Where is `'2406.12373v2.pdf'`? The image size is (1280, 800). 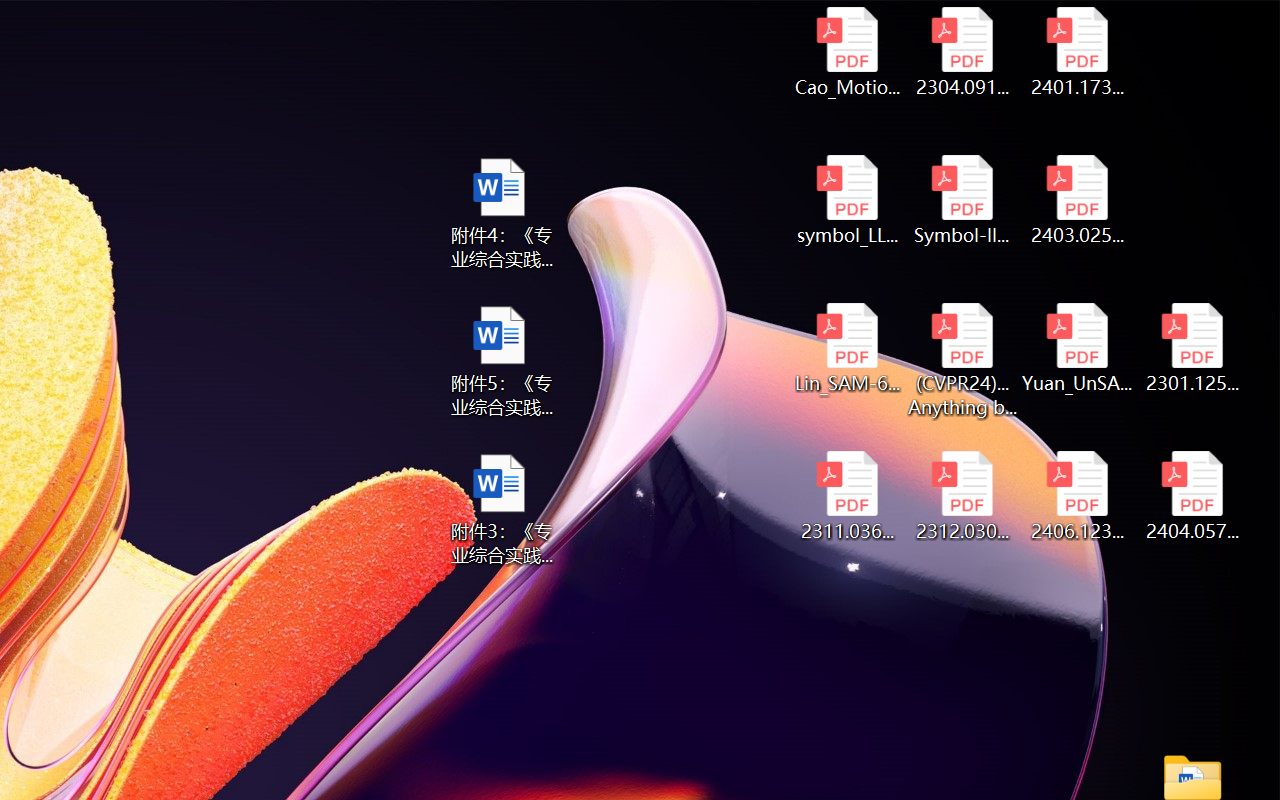
'2406.12373v2.pdf' is located at coordinates (1076, 496).